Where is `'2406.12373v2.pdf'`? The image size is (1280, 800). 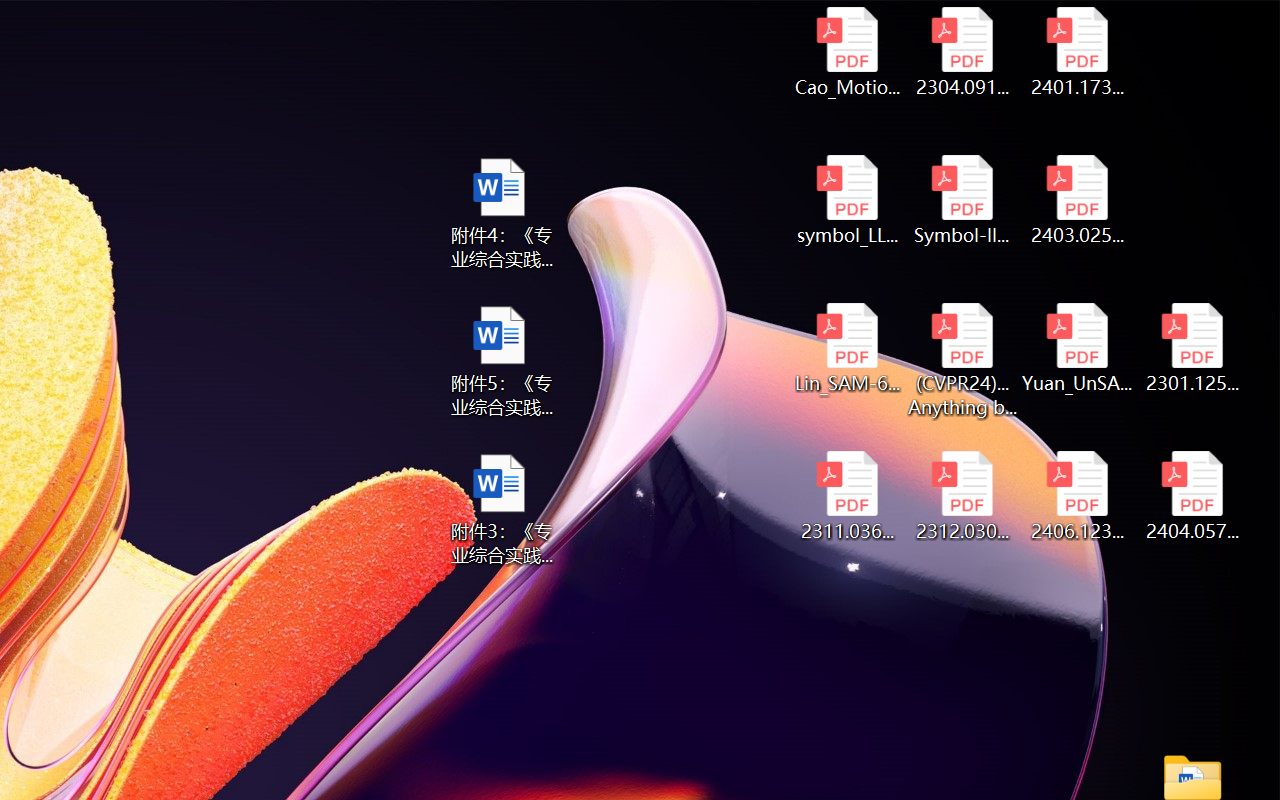
'2406.12373v2.pdf' is located at coordinates (1076, 496).